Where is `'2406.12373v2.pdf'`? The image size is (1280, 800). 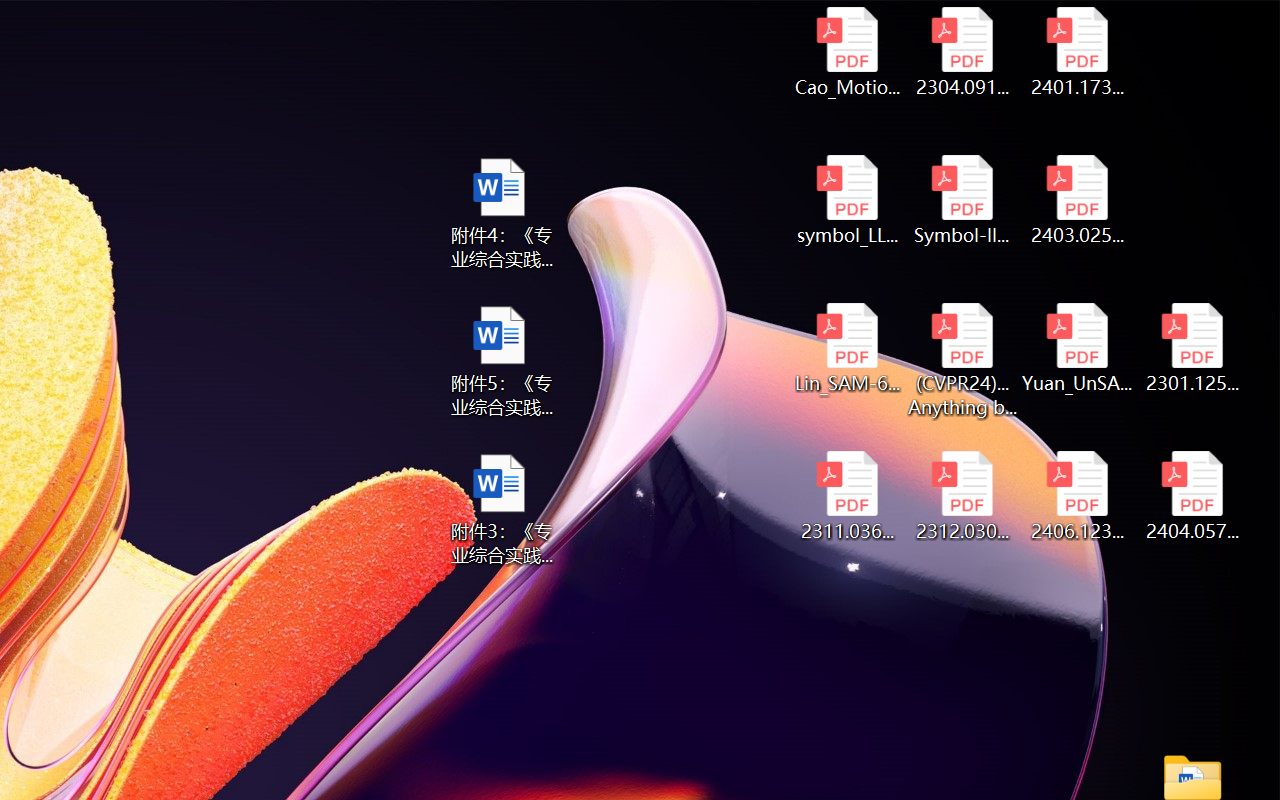
'2406.12373v2.pdf' is located at coordinates (1076, 496).